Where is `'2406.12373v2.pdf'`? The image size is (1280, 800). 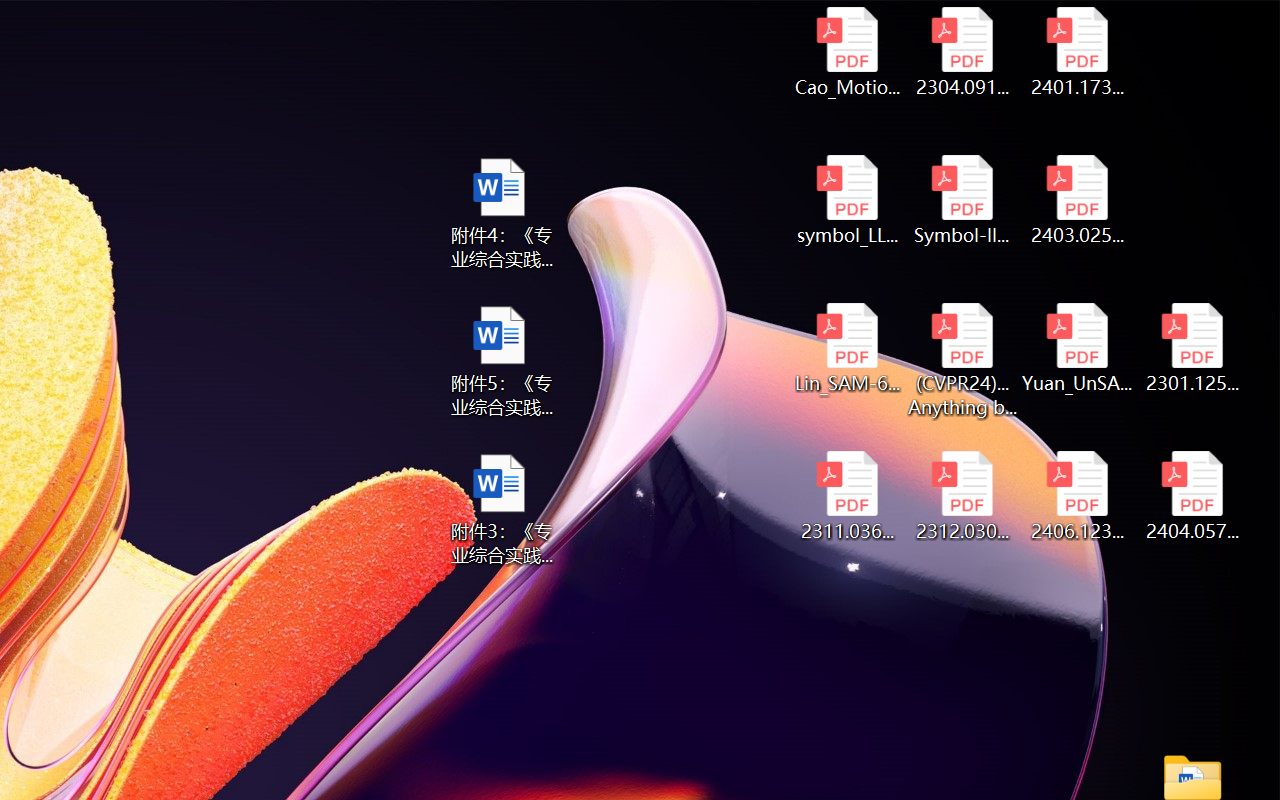
'2406.12373v2.pdf' is located at coordinates (1076, 496).